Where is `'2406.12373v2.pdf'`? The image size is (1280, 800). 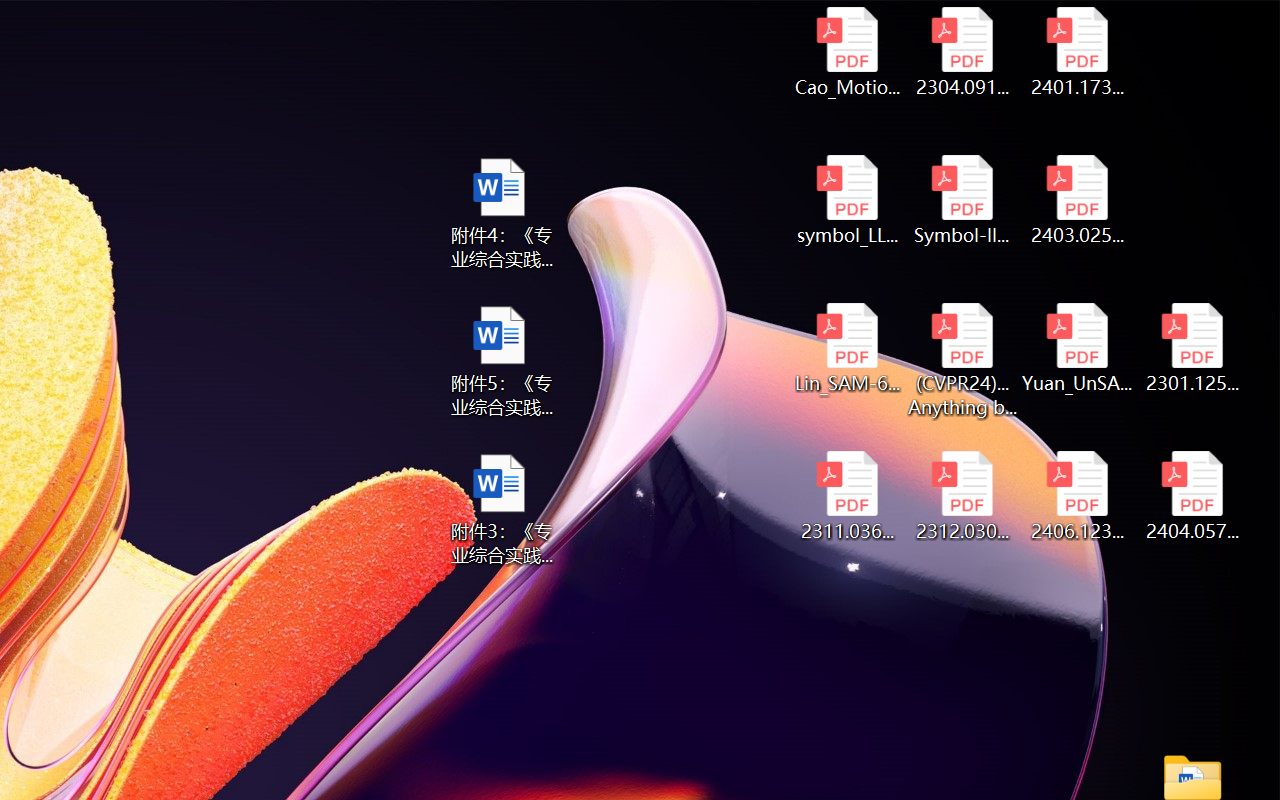
'2406.12373v2.pdf' is located at coordinates (1076, 496).